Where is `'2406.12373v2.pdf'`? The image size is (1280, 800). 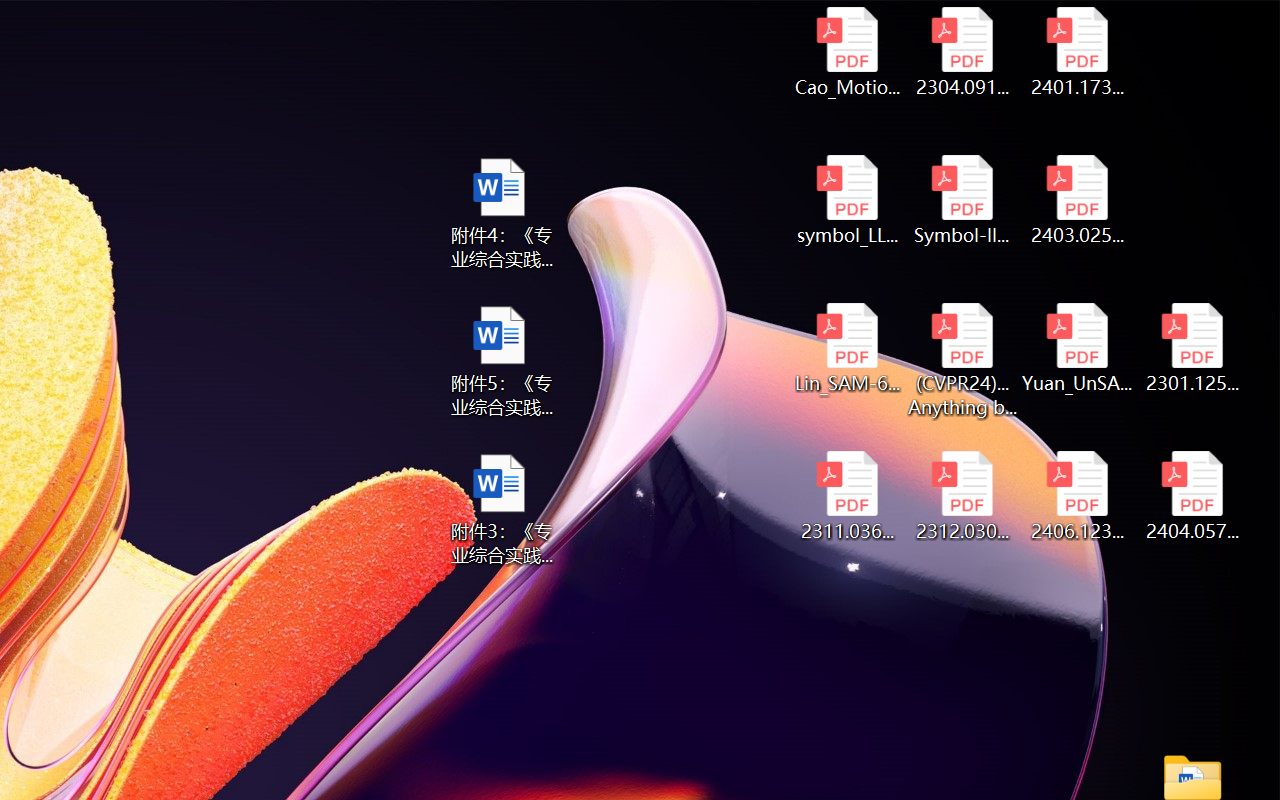
'2406.12373v2.pdf' is located at coordinates (1076, 496).